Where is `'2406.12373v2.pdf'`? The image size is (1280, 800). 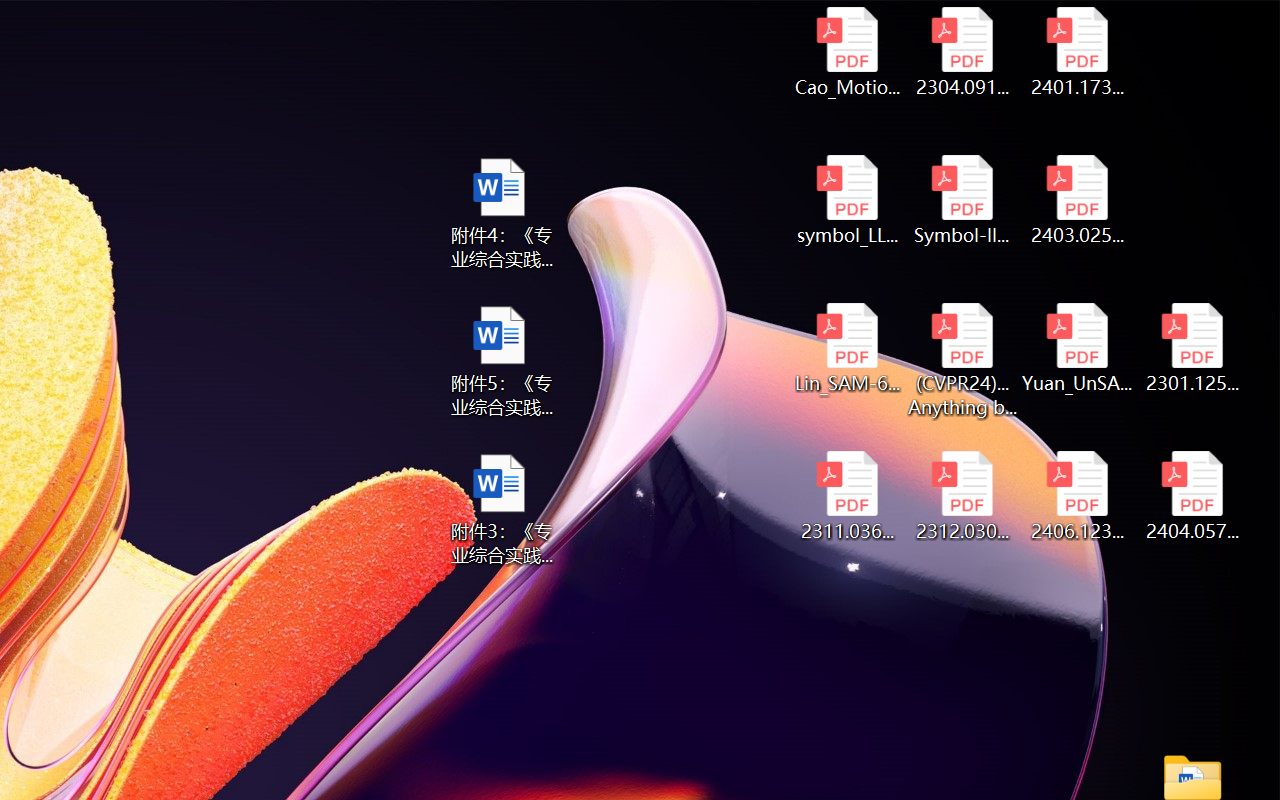
'2406.12373v2.pdf' is located at coordinates (1076, 496).